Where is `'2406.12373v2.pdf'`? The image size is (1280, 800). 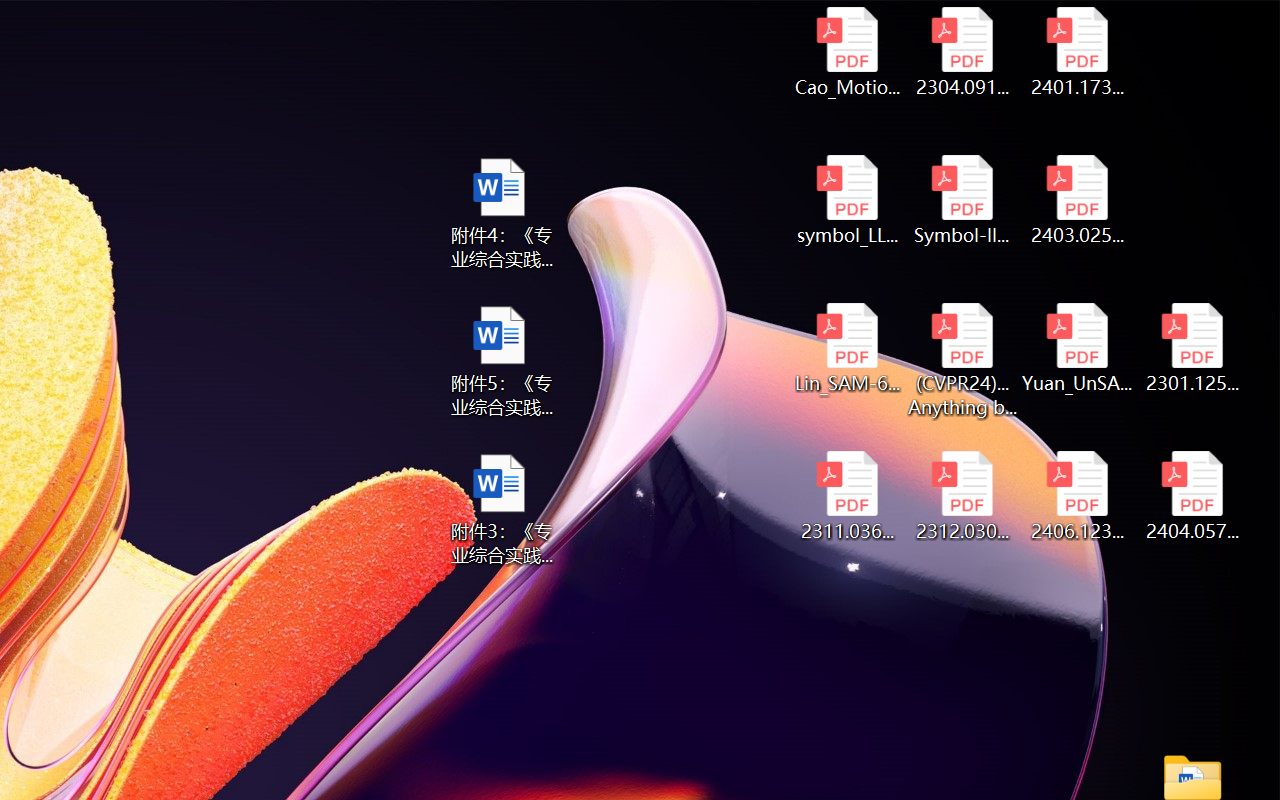
'2406.12373v2.pdf' is located at coordinates (1076, 496).